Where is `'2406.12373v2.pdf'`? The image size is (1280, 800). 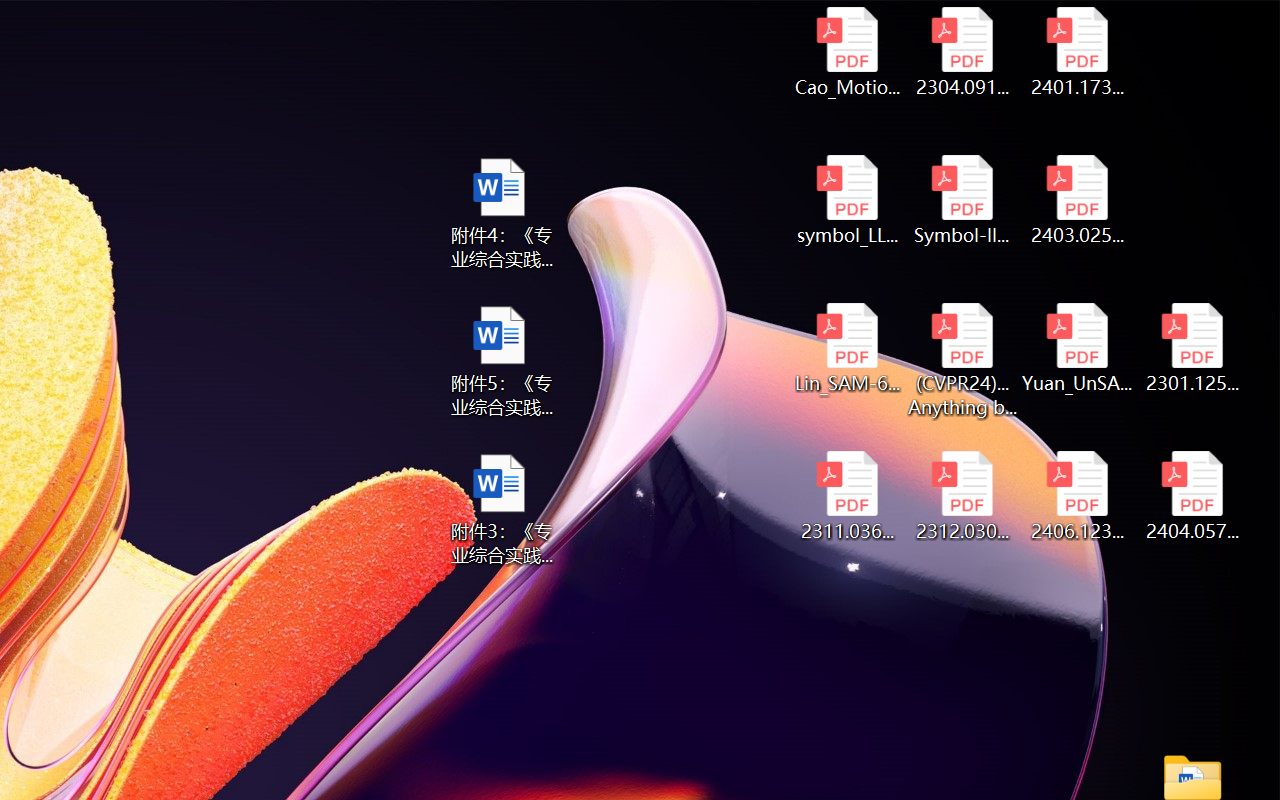
'2406.12373v2.pdf' is located at coordinates (1076, 496).